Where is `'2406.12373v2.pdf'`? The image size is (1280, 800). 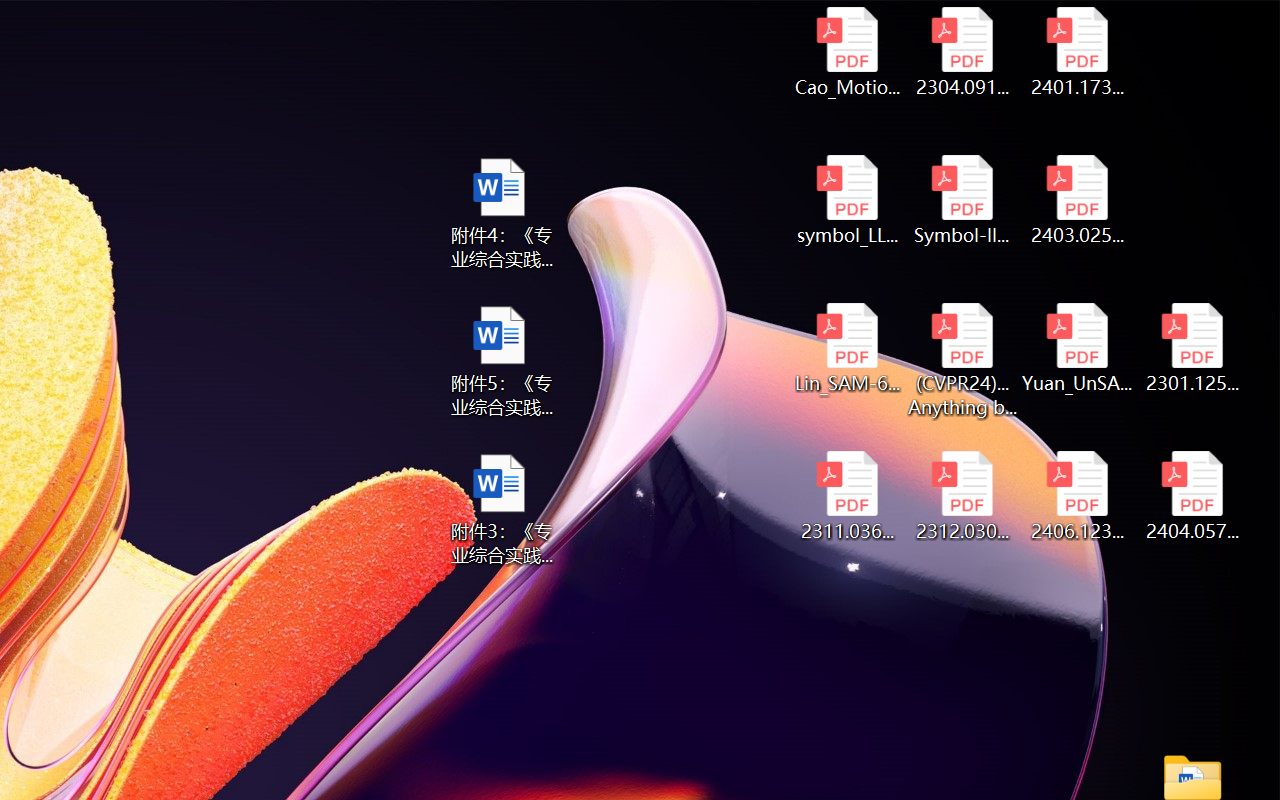
'2406.12373v2.pdf' is located at coordinates (1076, 496).